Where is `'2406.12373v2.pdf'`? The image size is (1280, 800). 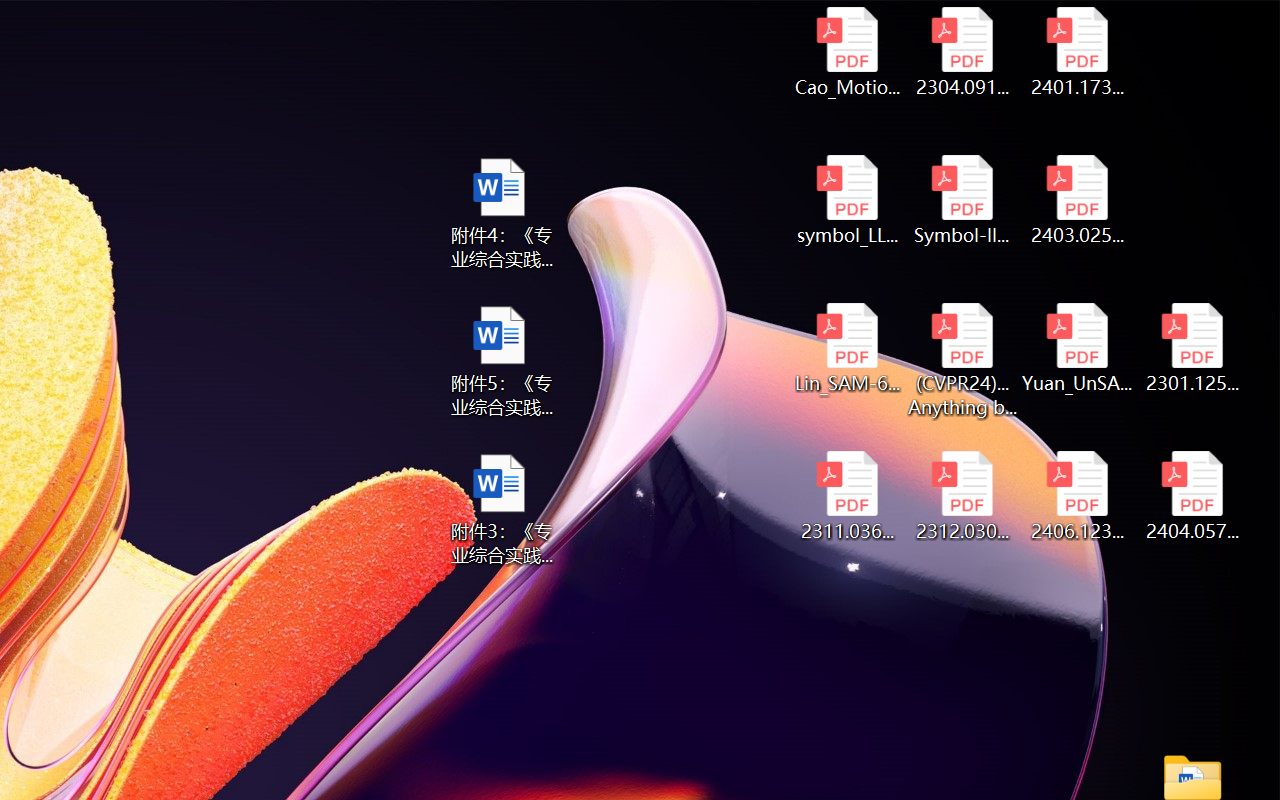
'2406.12373v2.pdf' is located at coordinates (1076, 496).